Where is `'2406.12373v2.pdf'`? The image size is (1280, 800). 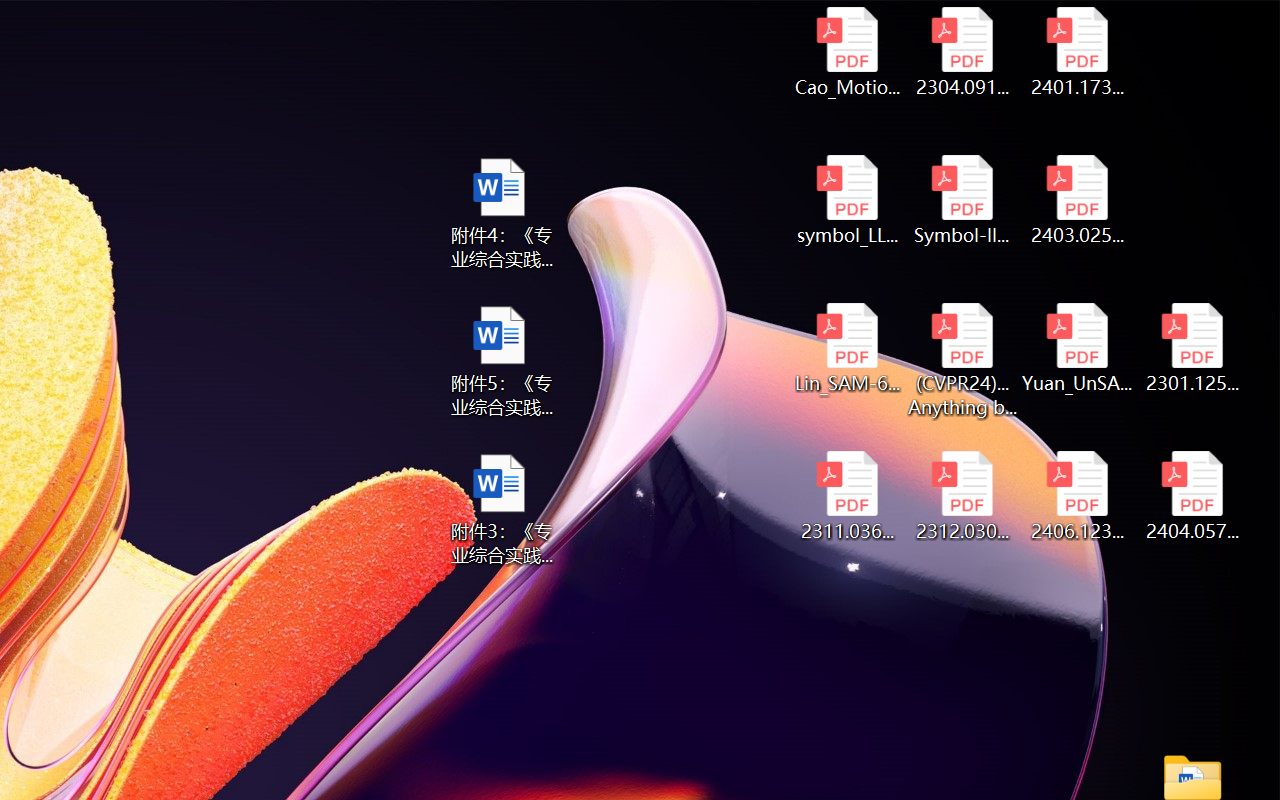
'2406.12373v2.pdf' is located at coordinates (1076, 496).